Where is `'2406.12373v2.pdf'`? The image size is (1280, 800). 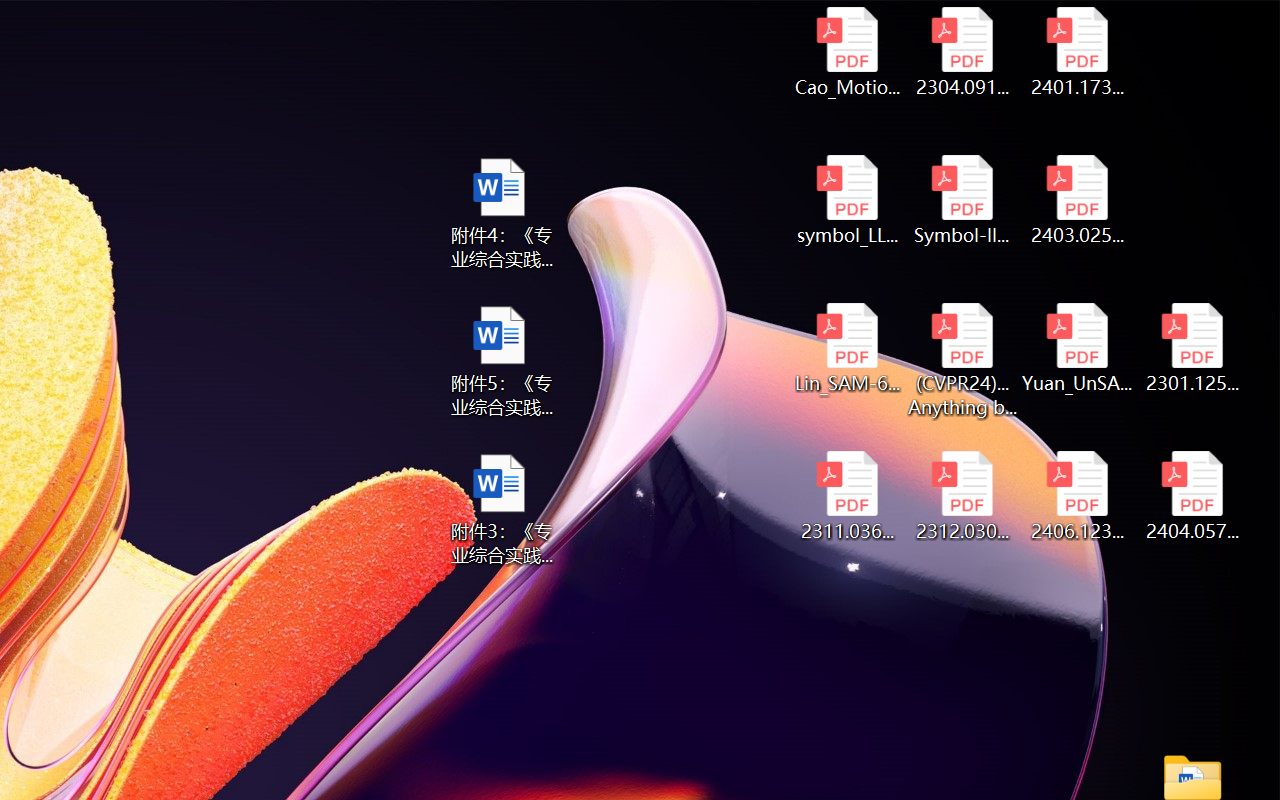
'2406.12373v2.pdf' is located at coordinates (1076, 496).